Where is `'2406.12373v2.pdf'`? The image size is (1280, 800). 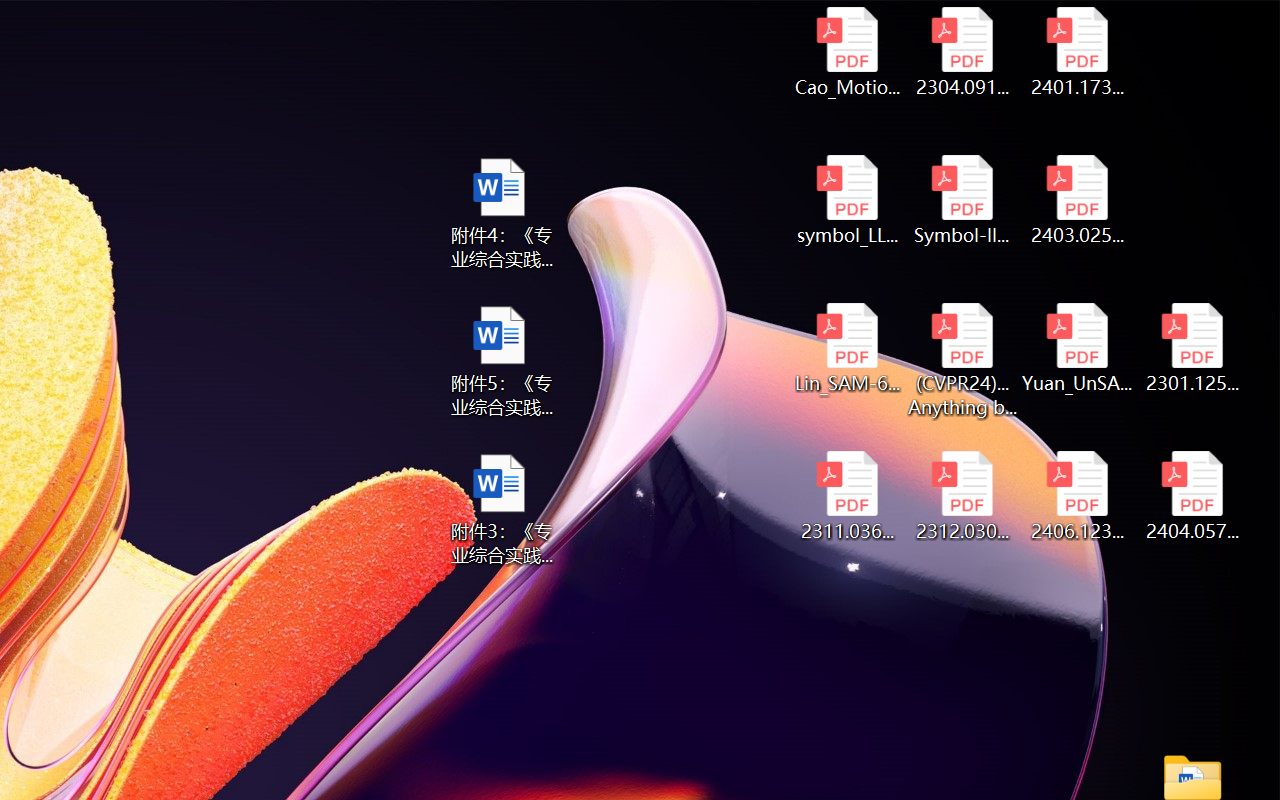
'2406.12373v2.pdf' is located at coordinates (1076, 496).